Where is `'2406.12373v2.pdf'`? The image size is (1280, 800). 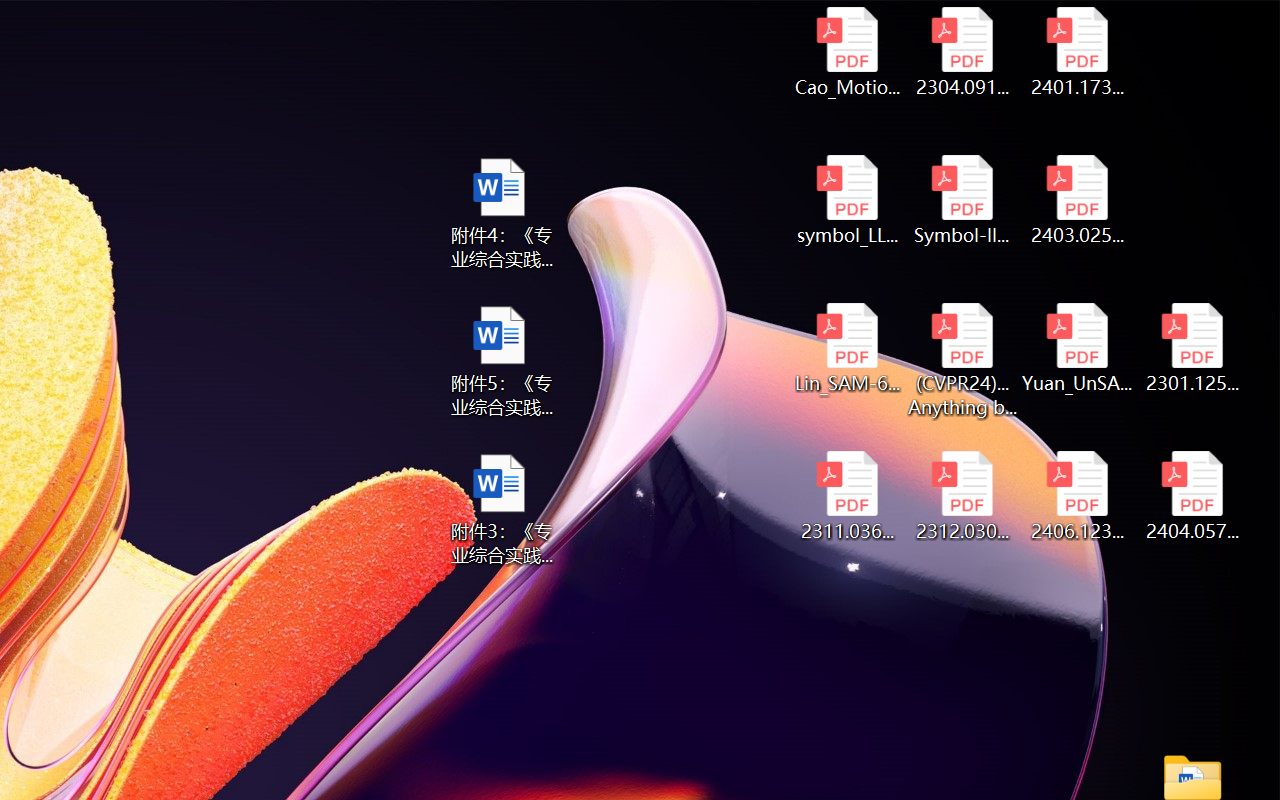
'2406.12373v2.pdf' is located at coordinates (1076, 496).